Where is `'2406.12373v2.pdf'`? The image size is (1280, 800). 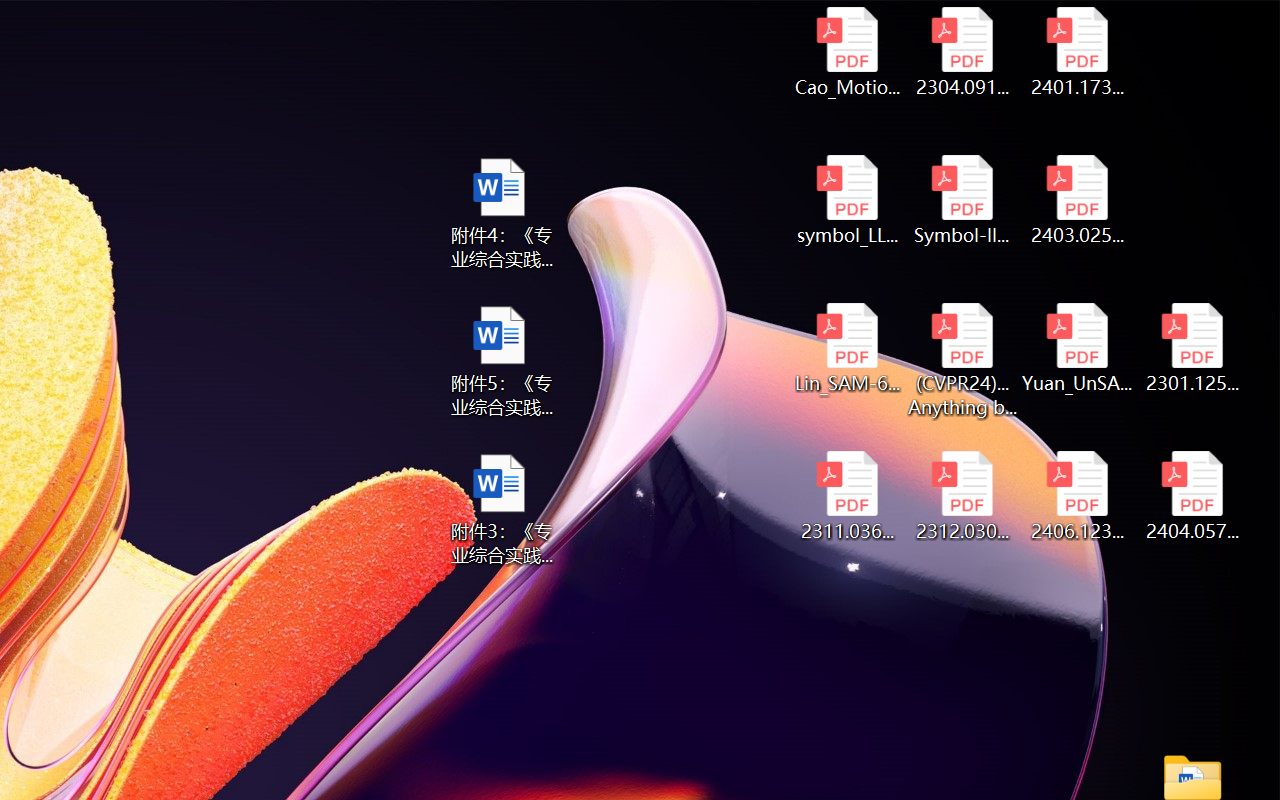
'2406.12373v2.pdf' is located at coordinates (1076, 496).